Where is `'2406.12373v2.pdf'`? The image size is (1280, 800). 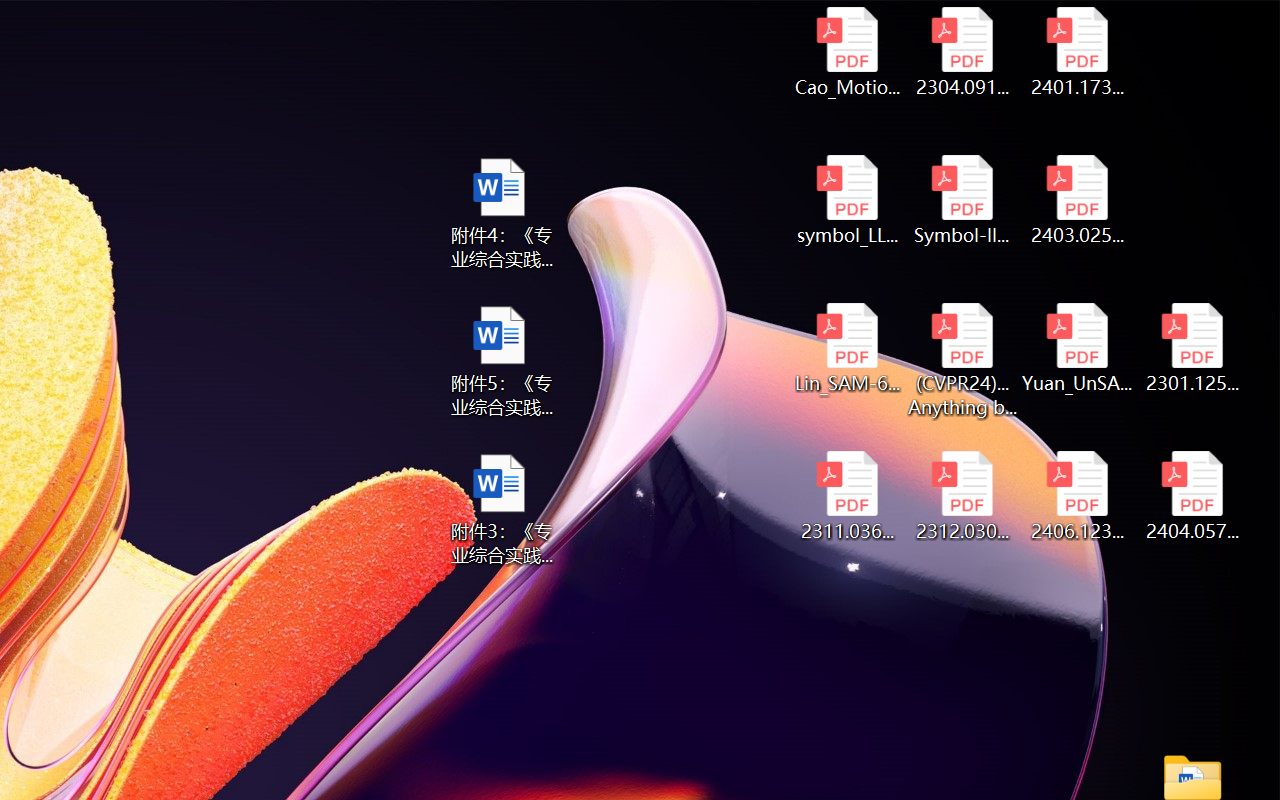
'2406.12373v2.pdf' is located at coordinates (1076, 496).